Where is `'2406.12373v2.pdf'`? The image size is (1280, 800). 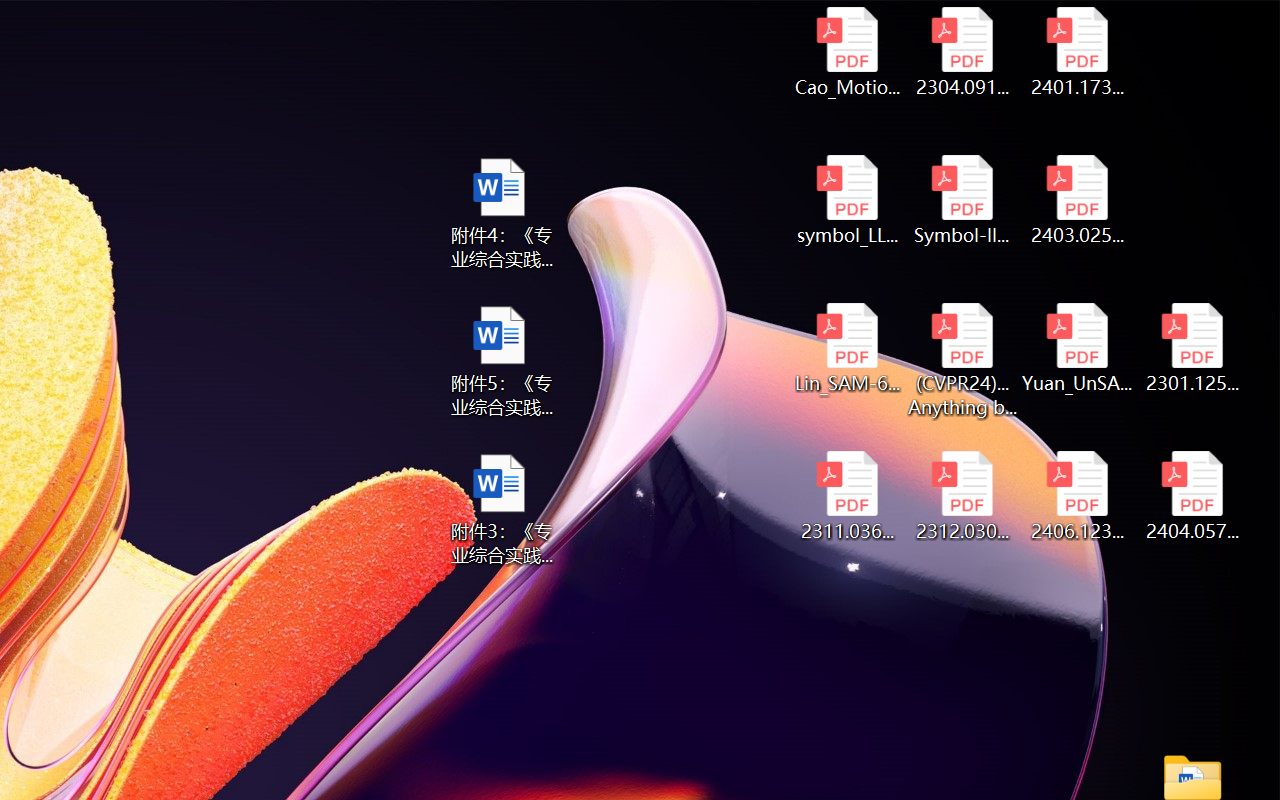
'2406.12373v2.pdf' is located at coordinates (1076, 496).